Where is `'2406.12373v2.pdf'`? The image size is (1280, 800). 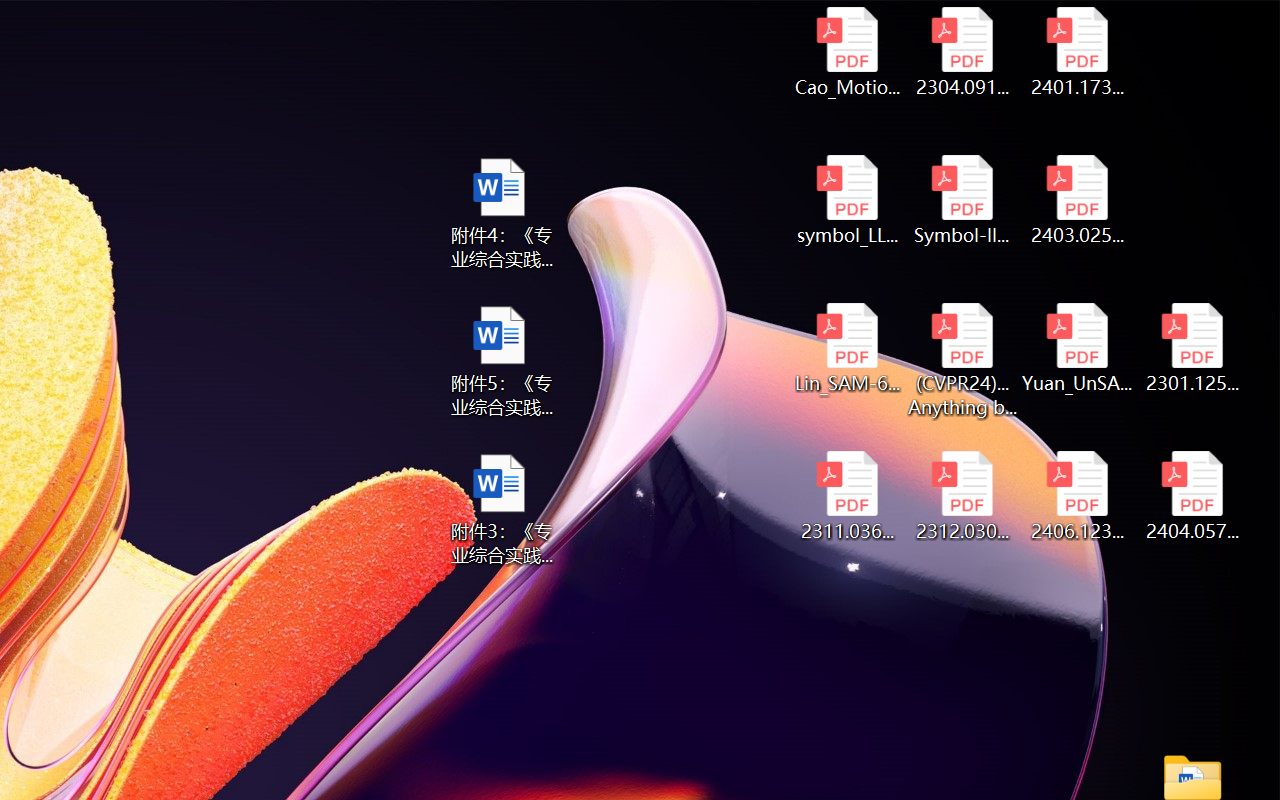
'2406.12373v2.pdf' is located at coordinates (1076, 496).